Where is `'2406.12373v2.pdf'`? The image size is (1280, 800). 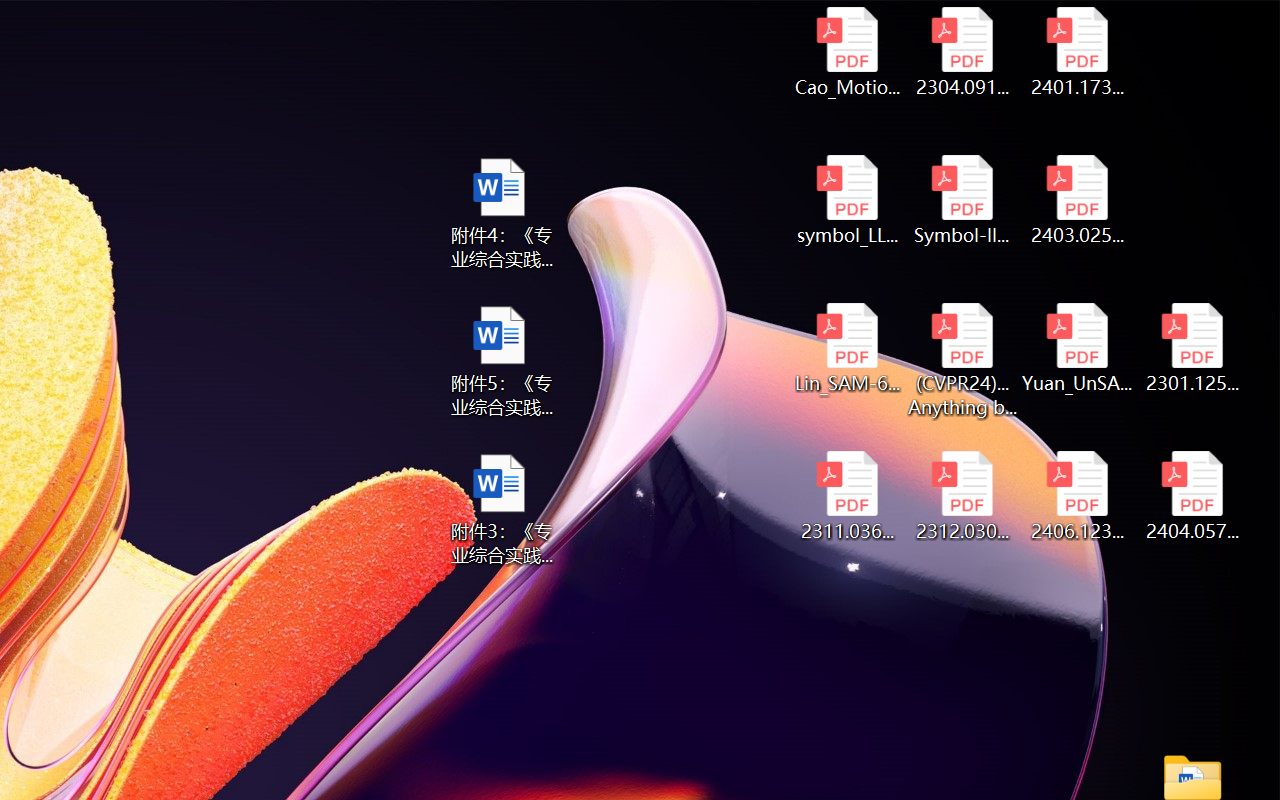
'2406.12373v2.pdf' is located at coordinates (1076, 496).